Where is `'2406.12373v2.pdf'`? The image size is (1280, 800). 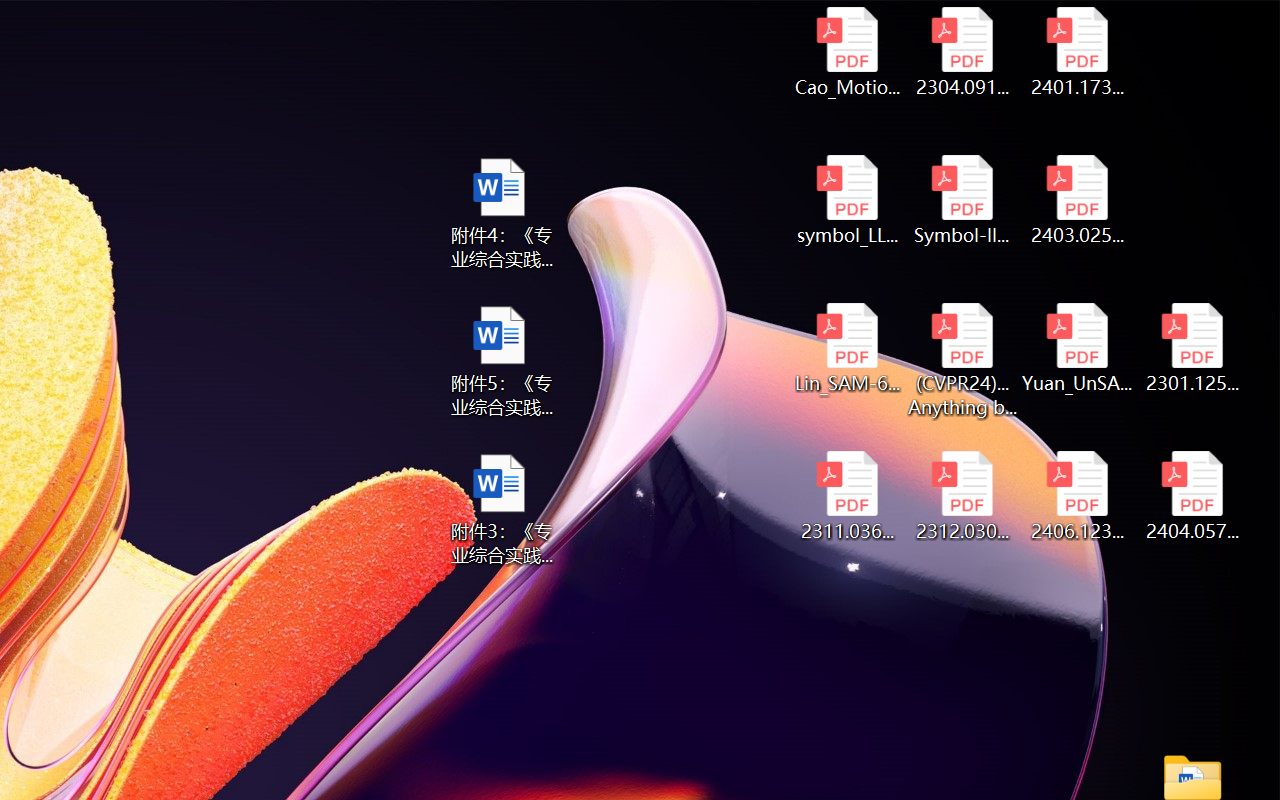
'2406.12373v2.pdf' is located at coordinates (1076, 496).